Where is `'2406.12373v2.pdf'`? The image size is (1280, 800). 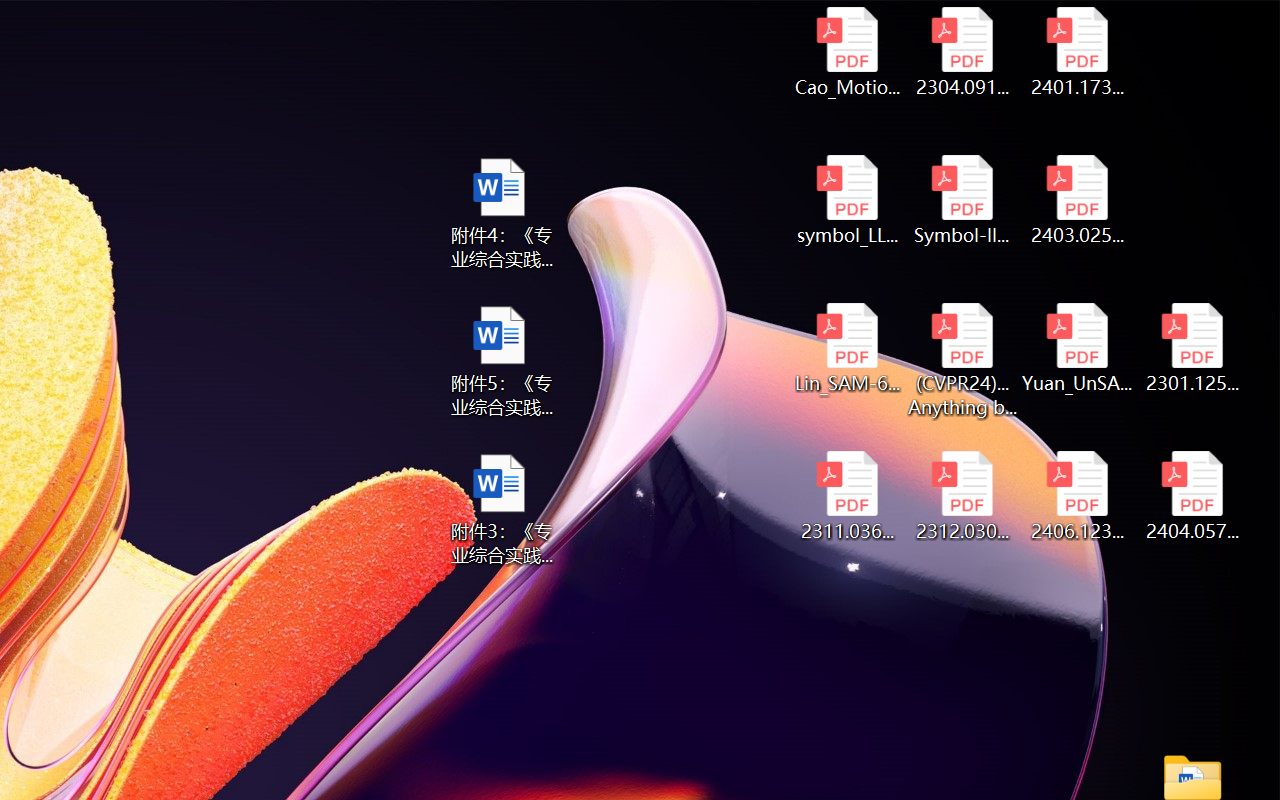
'2406.12373v2.pdf' is located at coordinates (1076, 496).